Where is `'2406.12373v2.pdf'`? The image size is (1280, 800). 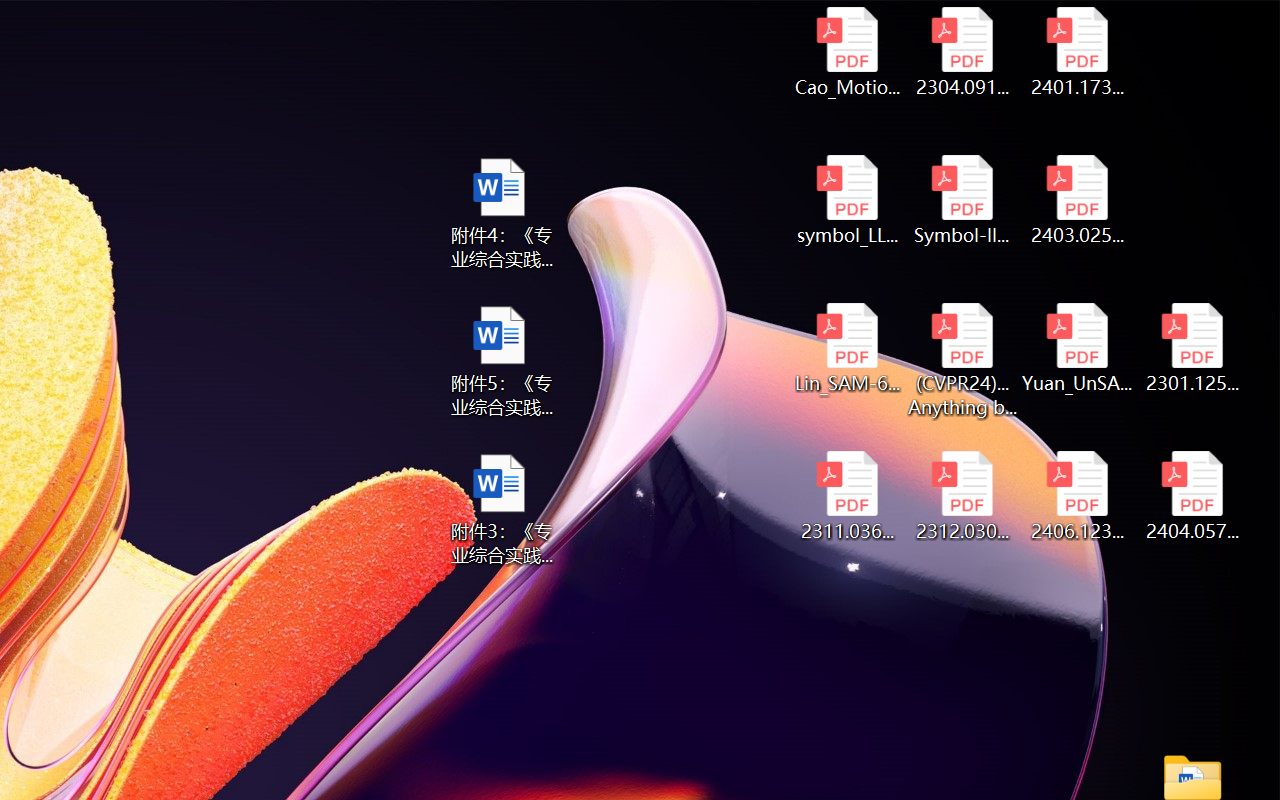
'2406.12373v2.pdf' is located at coordinates (1076, 496).